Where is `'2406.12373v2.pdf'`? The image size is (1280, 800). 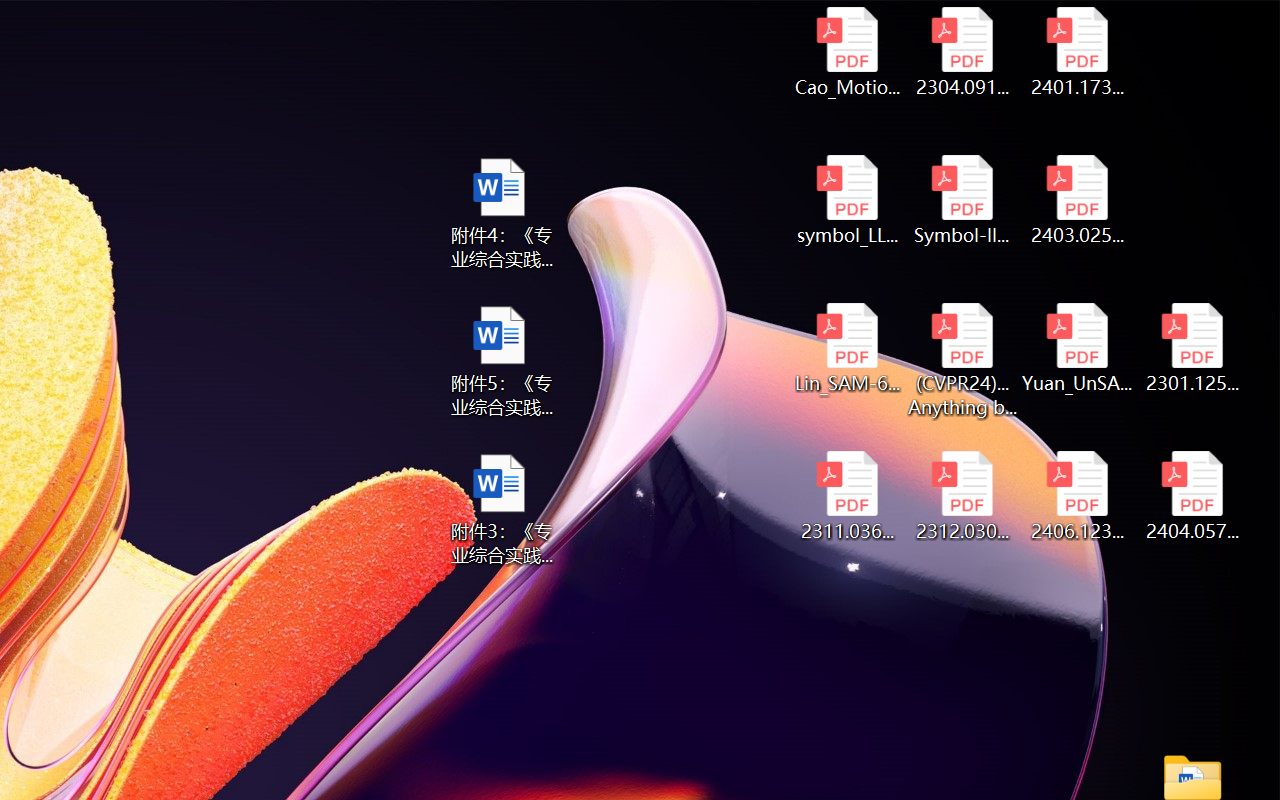
'2406.12373v2.pdf' is located at coordinates (1076, 496).